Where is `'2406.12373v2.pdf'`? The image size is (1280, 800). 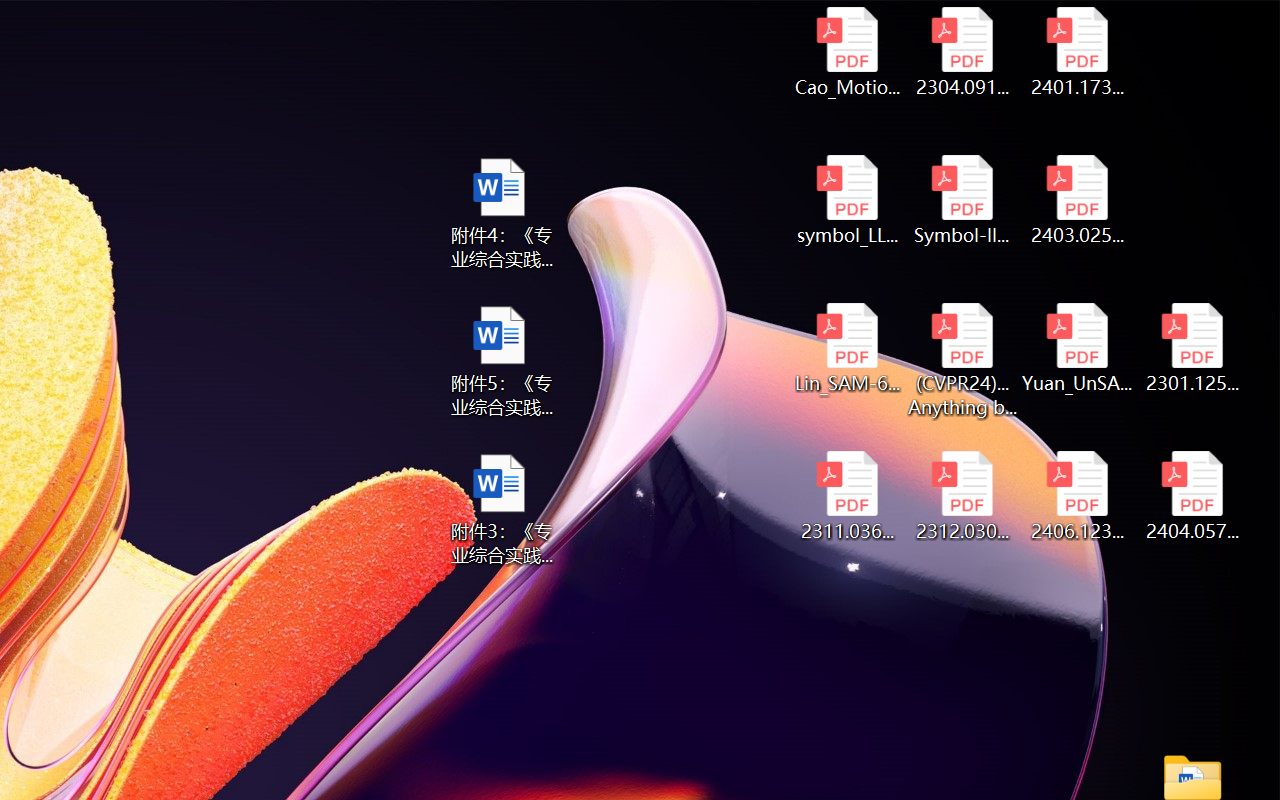
'2406.12373v2.pdf' is located at coordinates (1076, 496).